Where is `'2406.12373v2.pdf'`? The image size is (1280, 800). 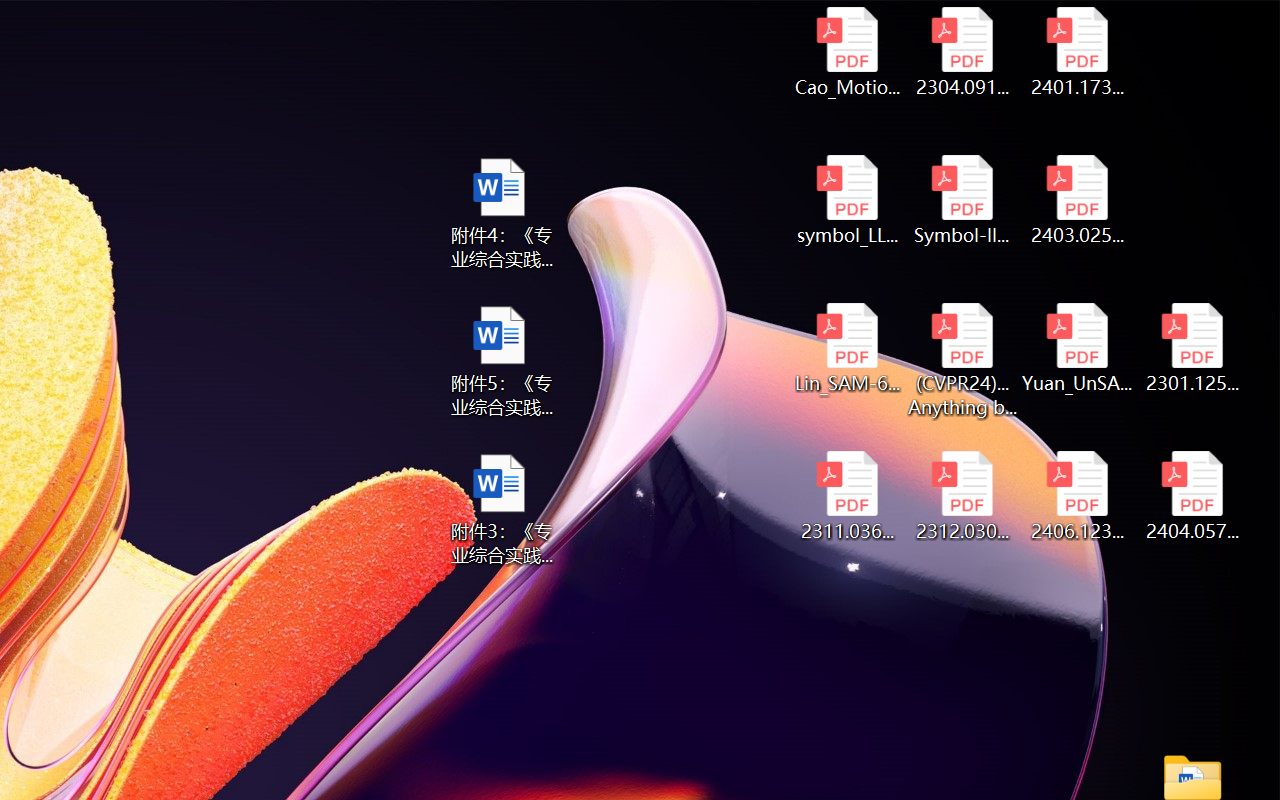
'2406.12373v2.pdf' is located at coordinates (1076, 496).